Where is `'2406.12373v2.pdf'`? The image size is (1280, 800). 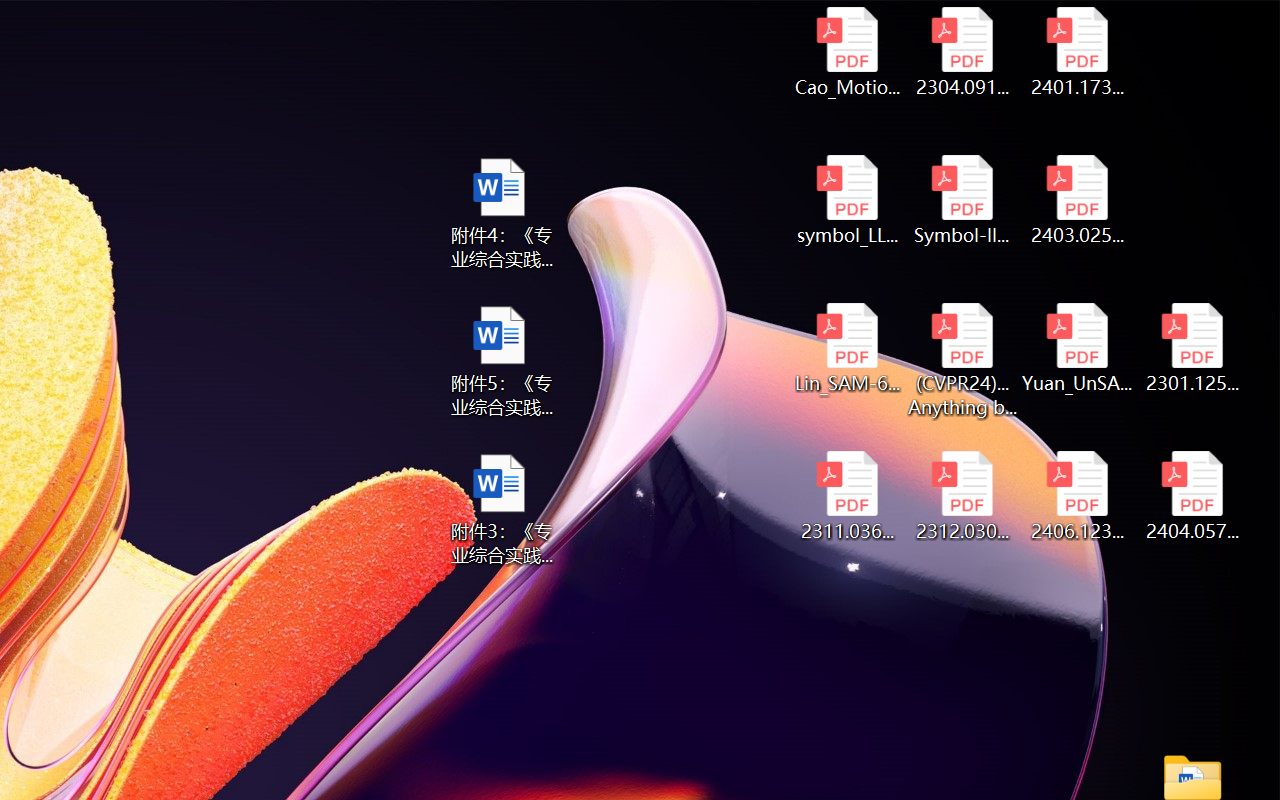
'2406.12373v2.pdf' is located at coordinates (1076, 496).